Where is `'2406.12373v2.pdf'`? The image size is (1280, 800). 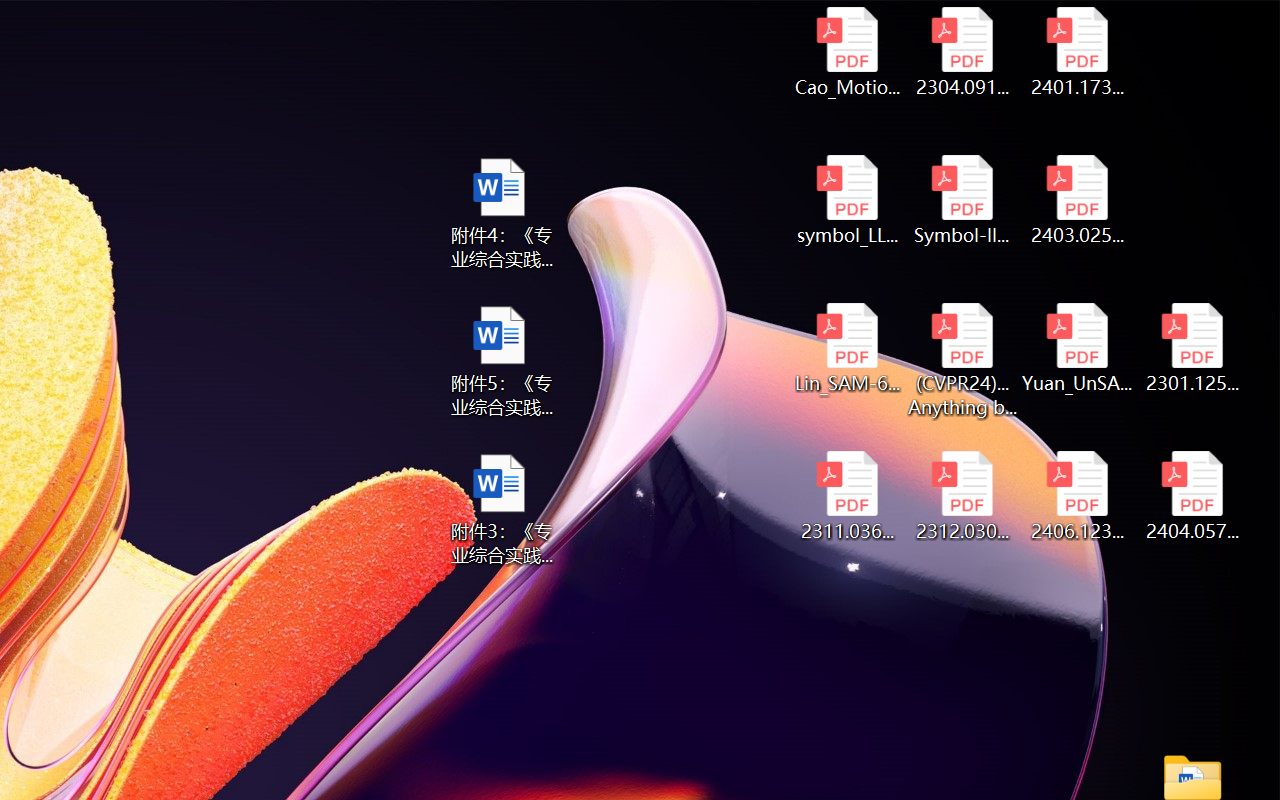
'2406.12373v2.pdf' is located at coordinates (1076, 496).